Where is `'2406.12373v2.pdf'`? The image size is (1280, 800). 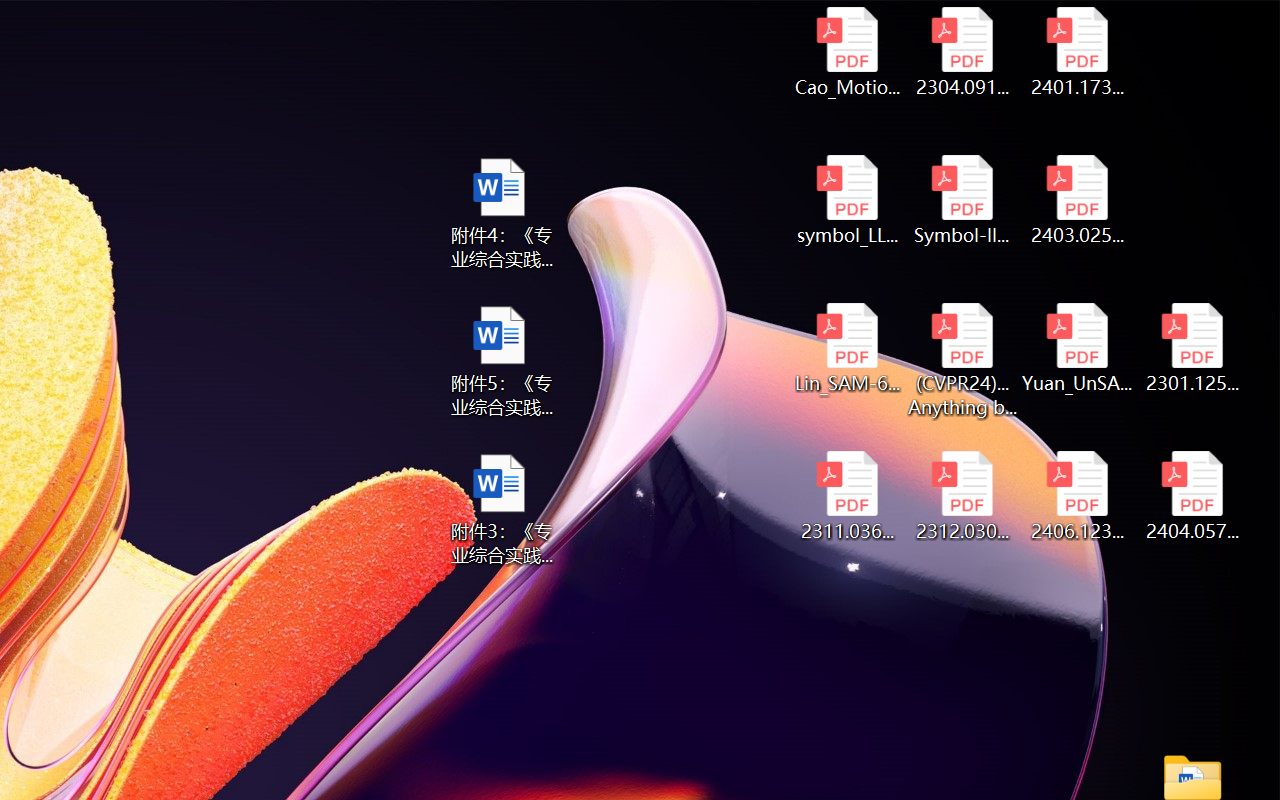
'2406.12373v2.pdf' is located at coordinates (1076, 496).